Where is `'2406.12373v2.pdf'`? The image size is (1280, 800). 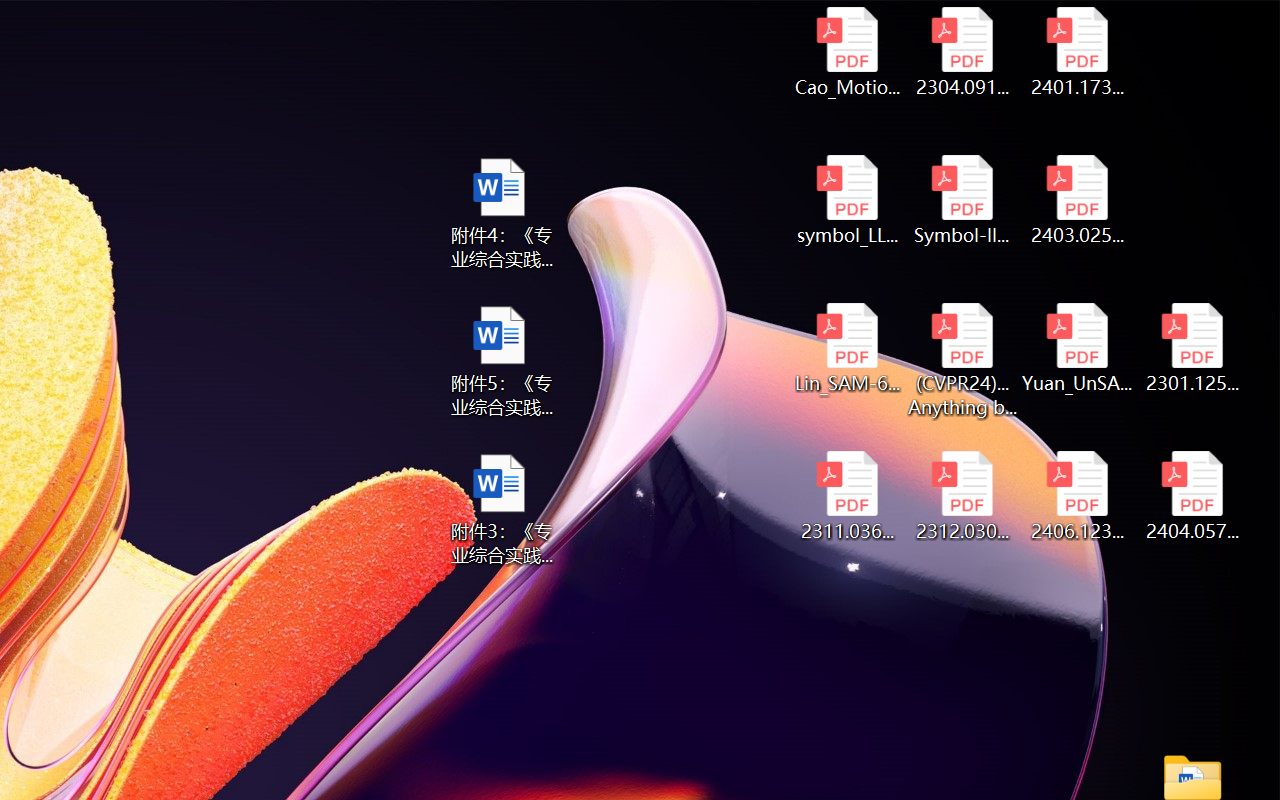
'2406.12373v2.pdf' is located at coordinates (1076, 496).